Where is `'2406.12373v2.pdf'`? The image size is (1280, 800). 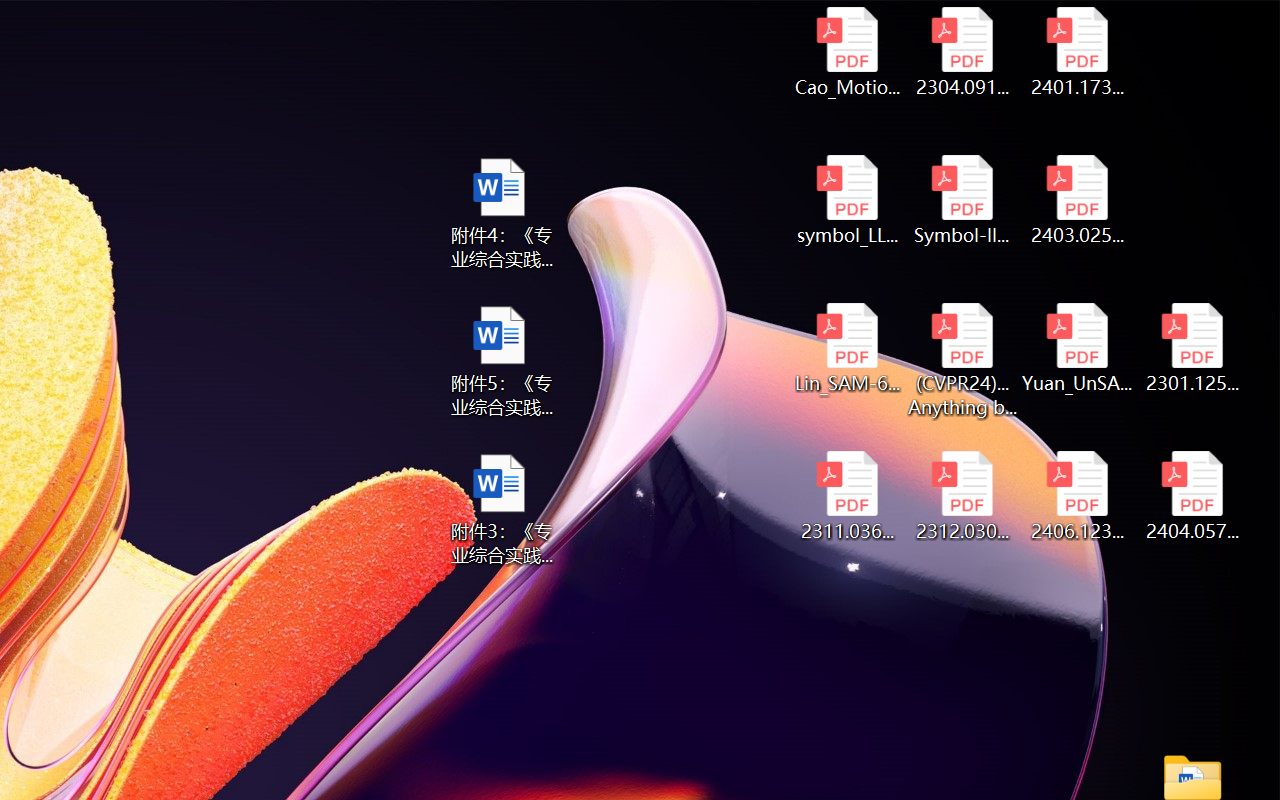
'2406.12373v2.pdf' is located at coordinates (1076, 496).